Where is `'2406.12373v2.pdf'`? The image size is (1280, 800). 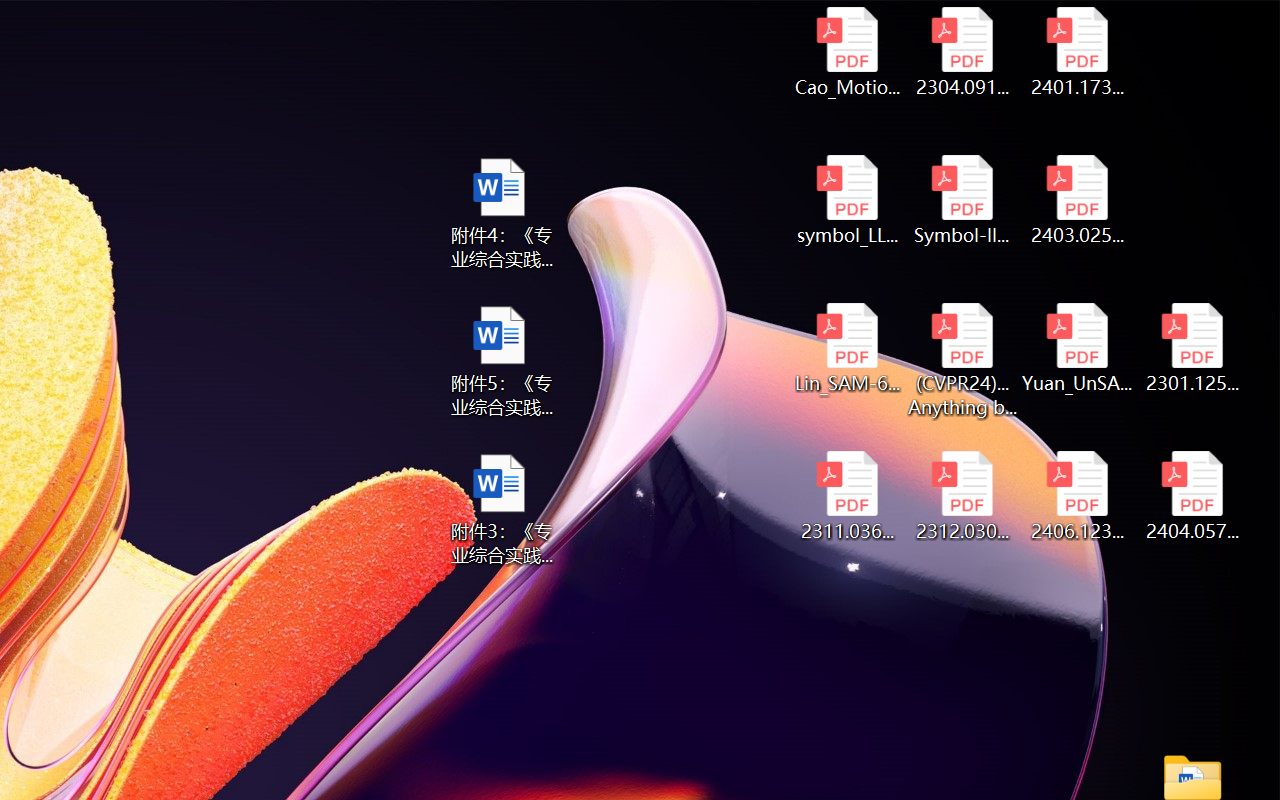
'2406.12373v2.pdf' is located at coordinates (1076, 496).